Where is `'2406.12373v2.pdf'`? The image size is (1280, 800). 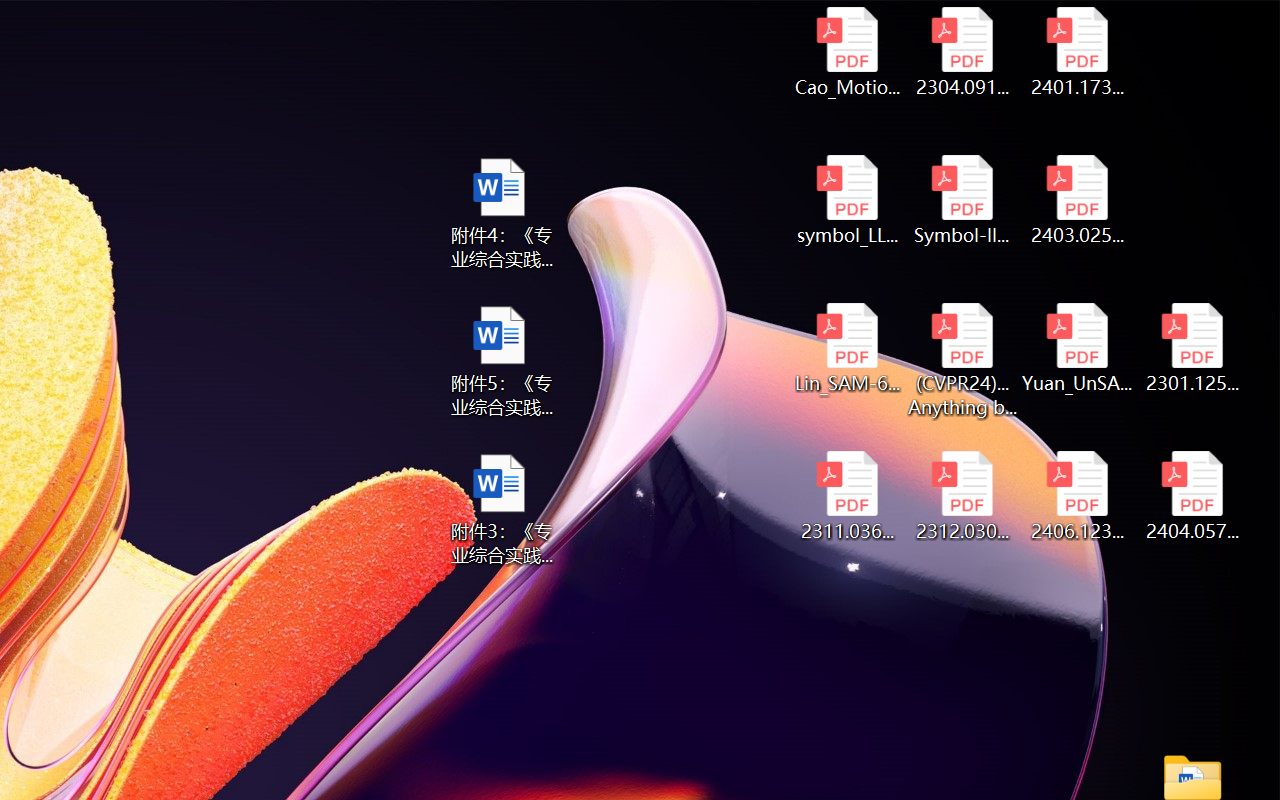
'2406.12373v2.pdf' is located at coordinates (1076, 496).